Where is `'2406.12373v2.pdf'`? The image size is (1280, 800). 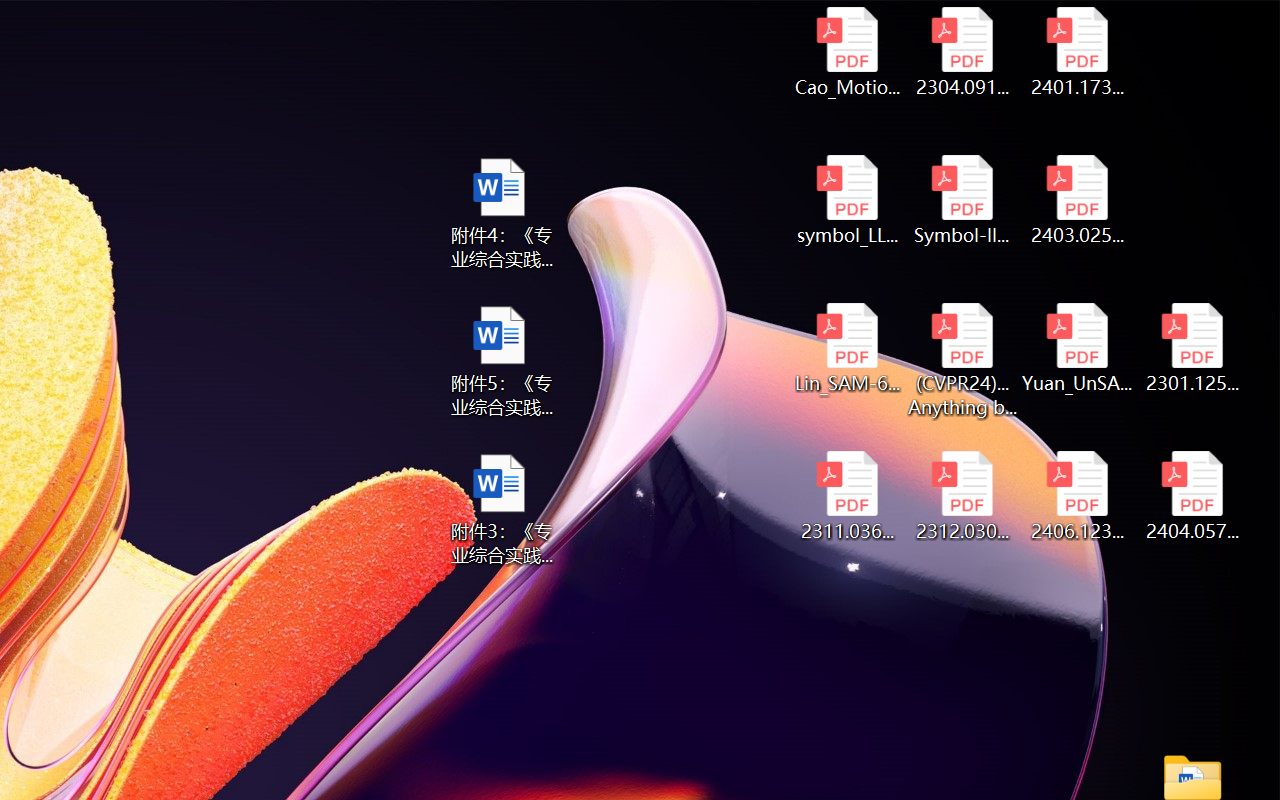
'2406.12373v2.pdf' is located at coordinates (1076, 496).